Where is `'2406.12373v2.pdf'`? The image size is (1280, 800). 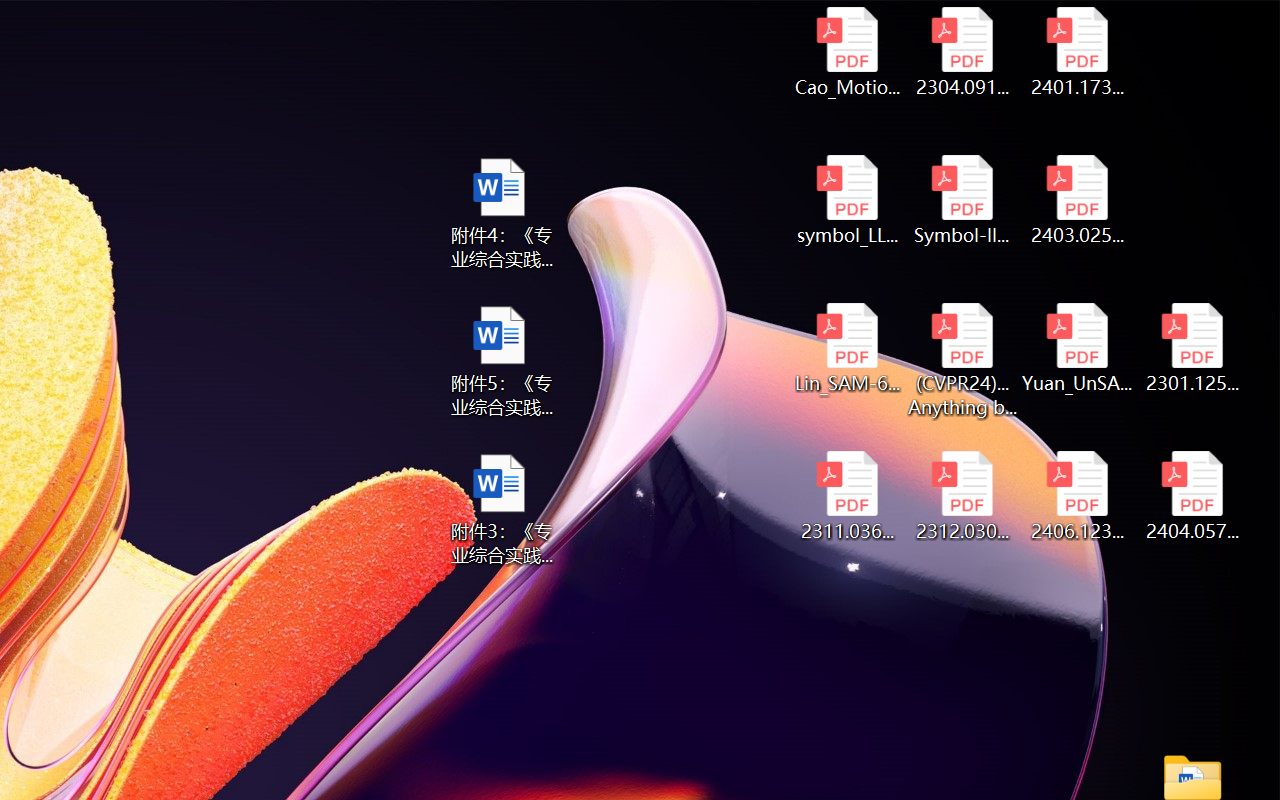
'2406.12373v2.pdf' is located at coordinates (1076, 496).